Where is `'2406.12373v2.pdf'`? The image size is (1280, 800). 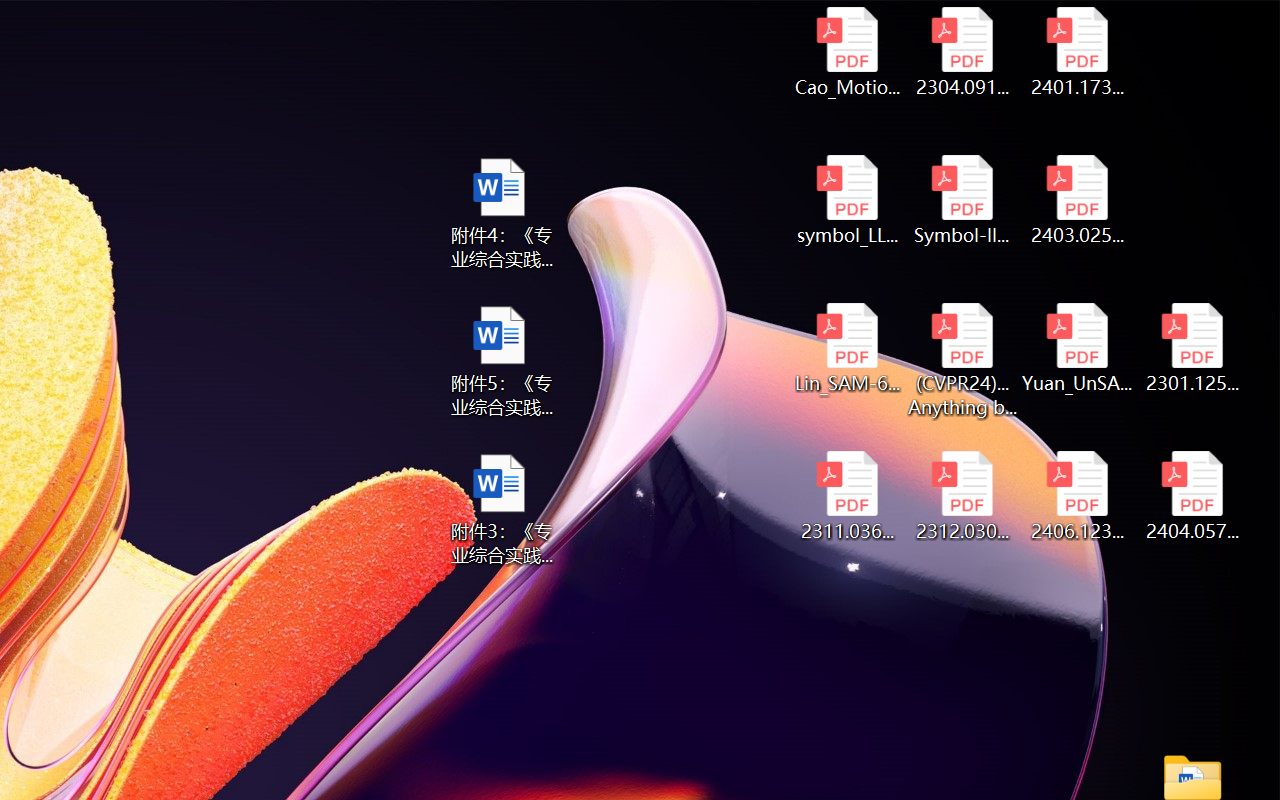
'2406.12373v2.pdf' is located at coordinates (1076, 496).